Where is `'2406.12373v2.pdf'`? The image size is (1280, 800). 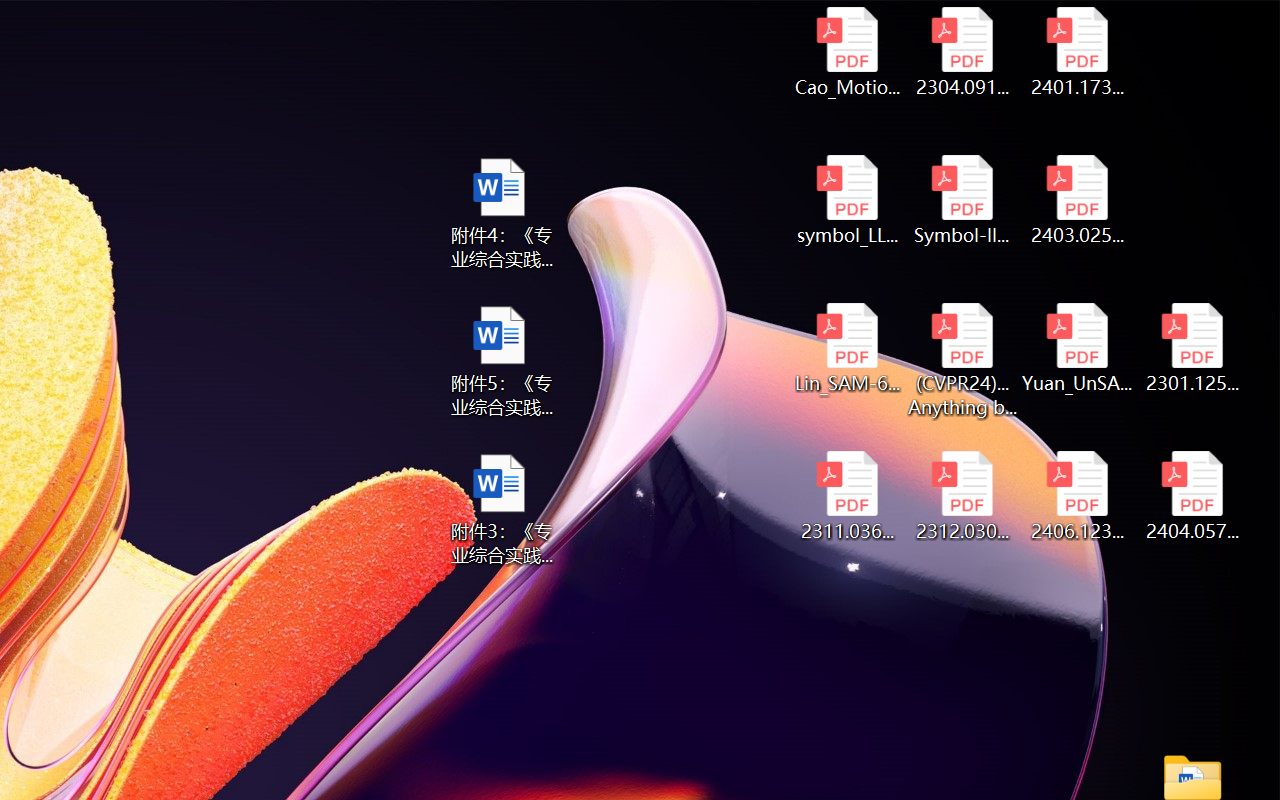
'2406.12373v2.pdf' is located at coordinates (1076, 496).